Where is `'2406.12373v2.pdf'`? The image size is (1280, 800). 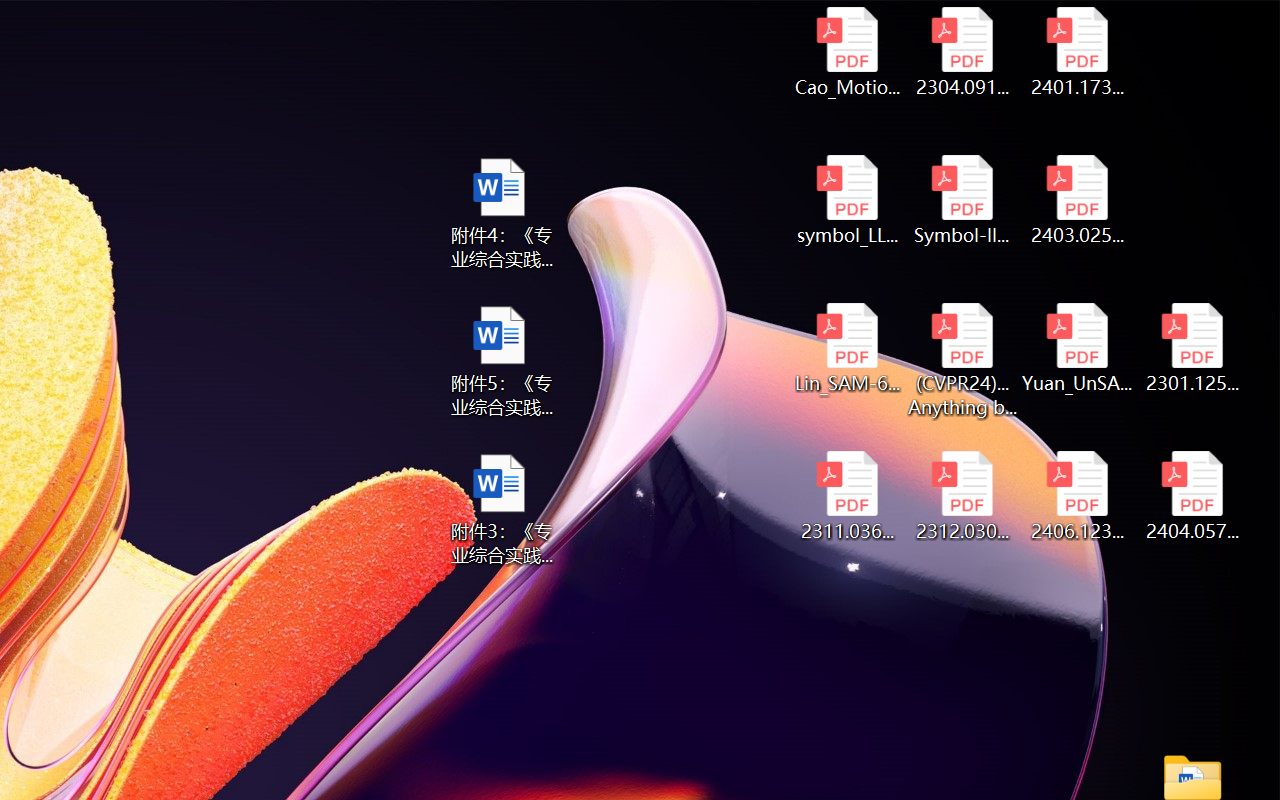
'2406.12373v2.pdf' is located at coordinates (1076, 496).